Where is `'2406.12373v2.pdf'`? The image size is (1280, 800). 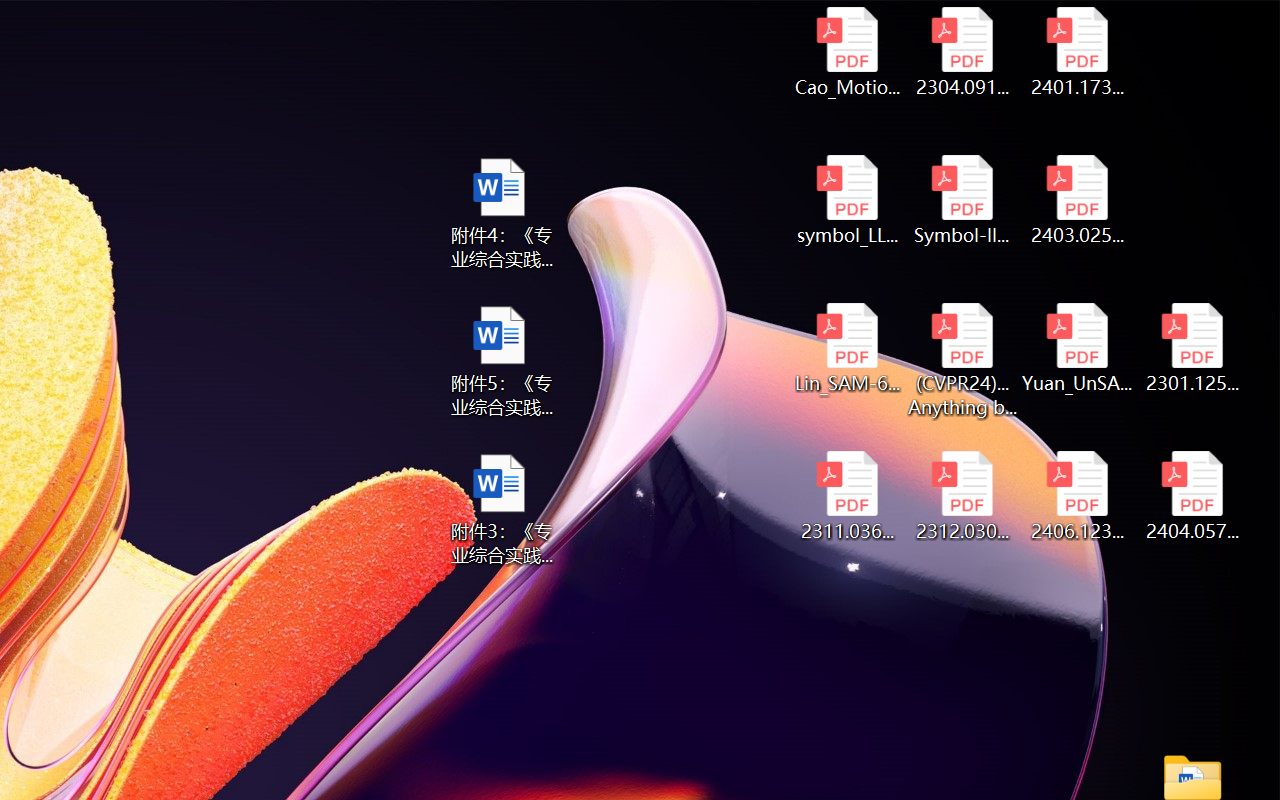
'2406.12373v2.pdf' is located at coordinates (1076, 496).